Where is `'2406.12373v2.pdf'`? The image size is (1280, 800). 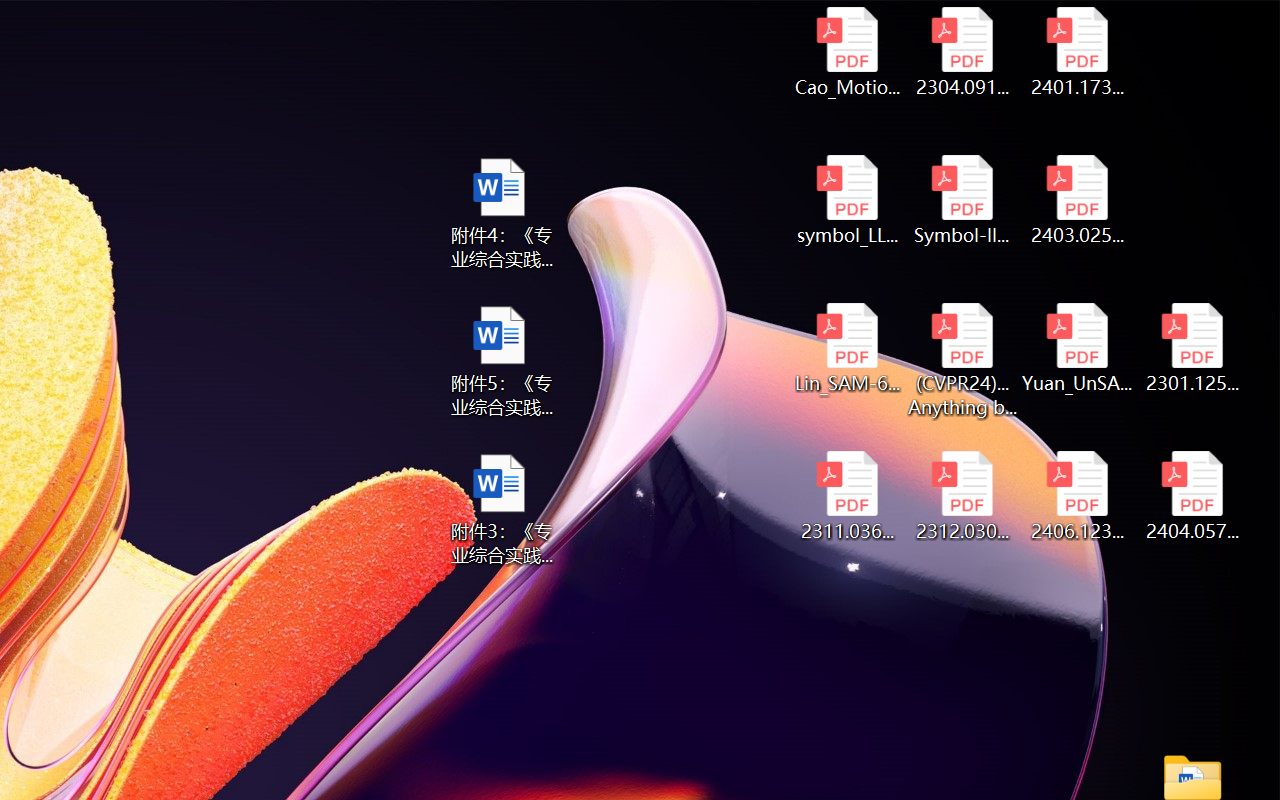
'2406.12373v2.pdf' is located at coordinates (1076, 496).